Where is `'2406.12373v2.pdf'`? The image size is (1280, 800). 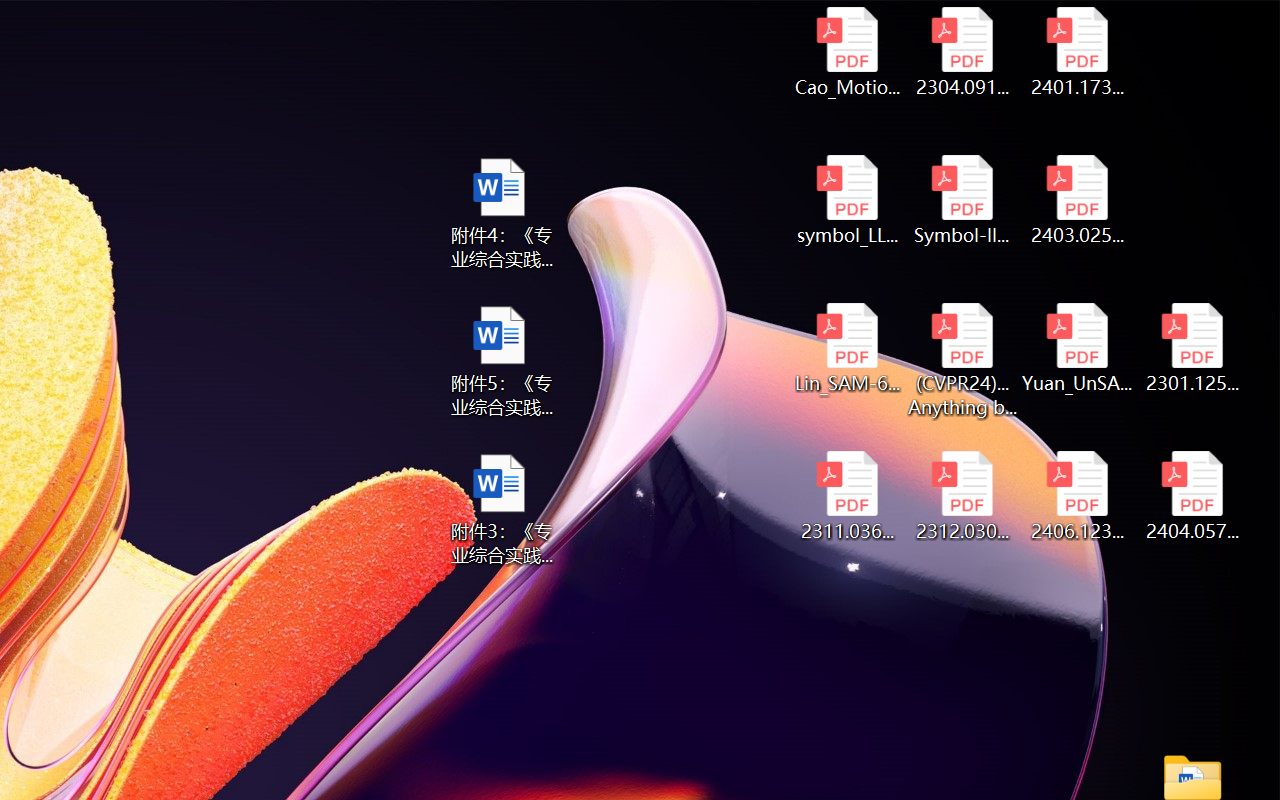
'2406.12373v2.pdf' is located at coordinates (1076, 496).